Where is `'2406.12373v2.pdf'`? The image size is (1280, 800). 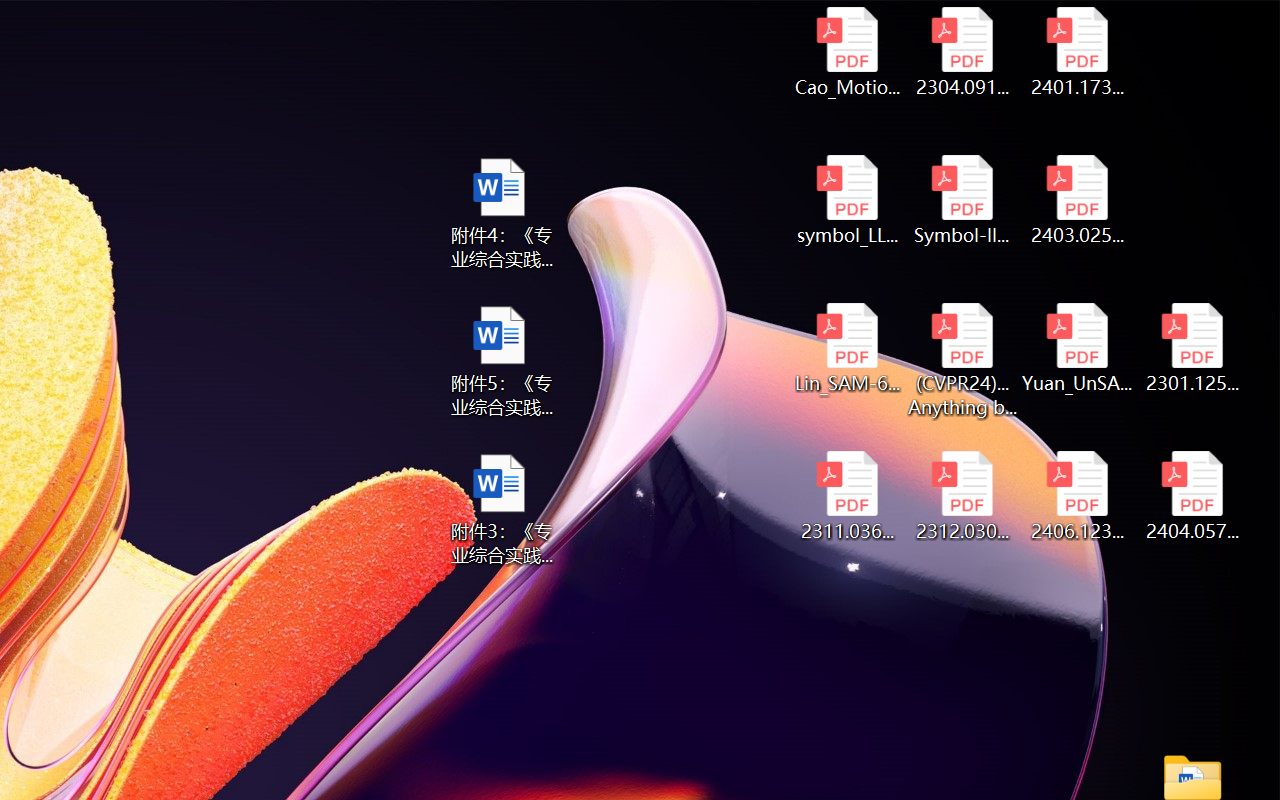
'2406.12373v2.pdf' is located at coordinates (1076, 496).